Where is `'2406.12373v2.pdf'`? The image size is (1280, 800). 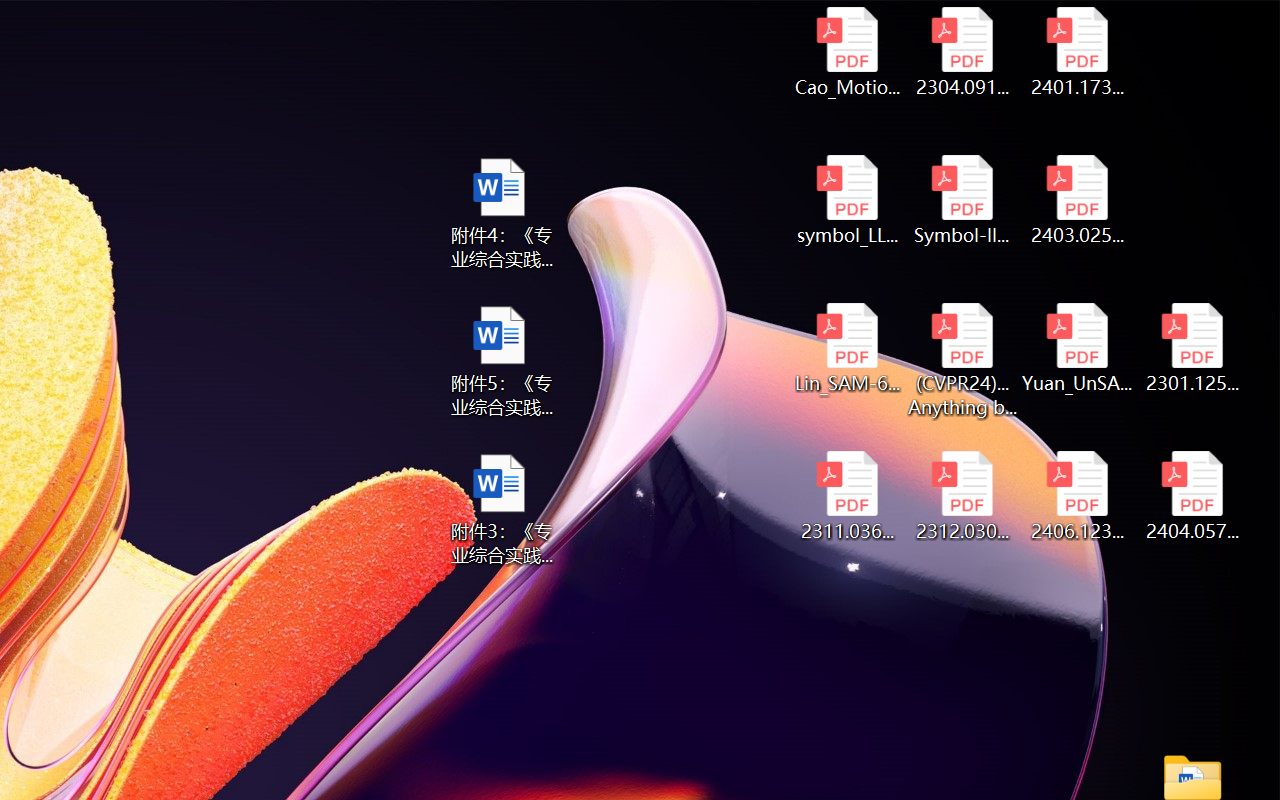
'2406.12373v2.pdf' is located at coordinates (1076, 496).